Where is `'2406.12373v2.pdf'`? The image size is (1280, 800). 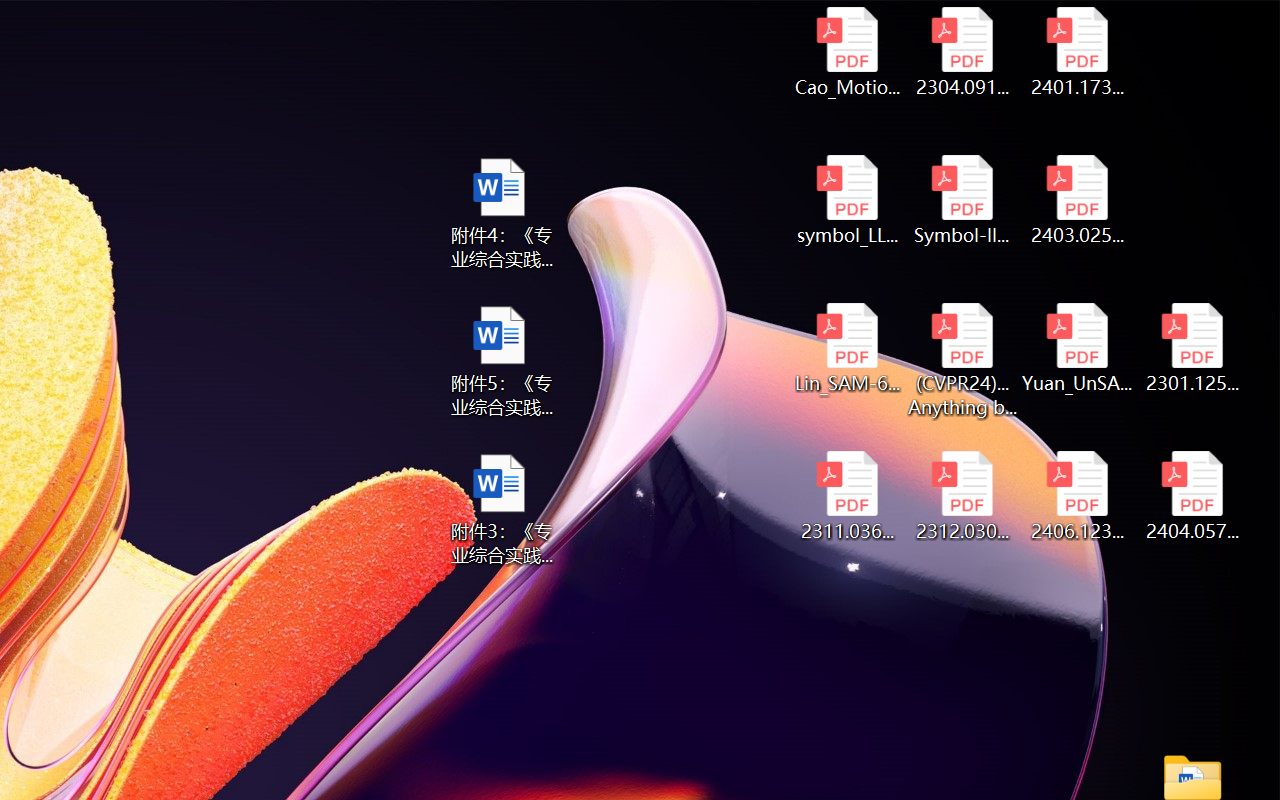
'2406.12373v2.pdf' is located at coordinates (1076, 496).